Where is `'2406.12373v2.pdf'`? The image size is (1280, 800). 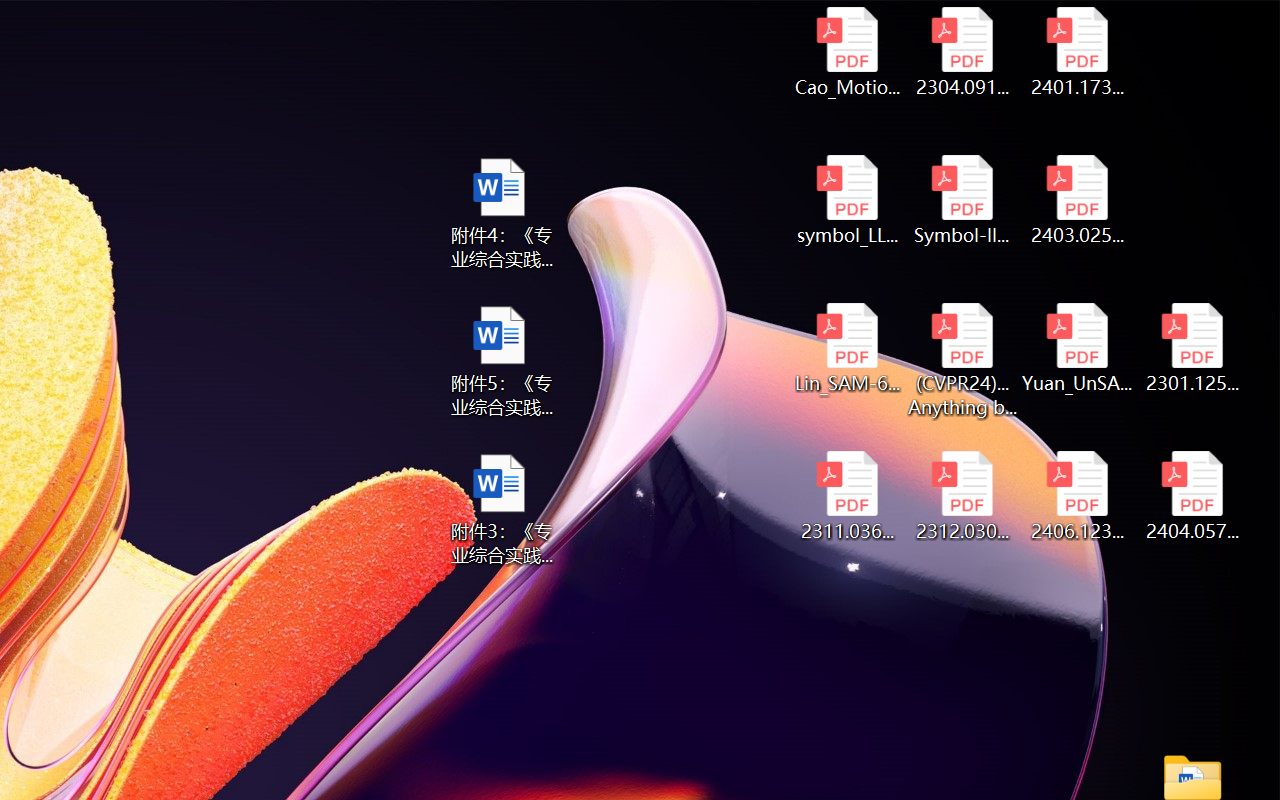
'2406.12373v2.pdf' is located at coordinates (1076, 496).